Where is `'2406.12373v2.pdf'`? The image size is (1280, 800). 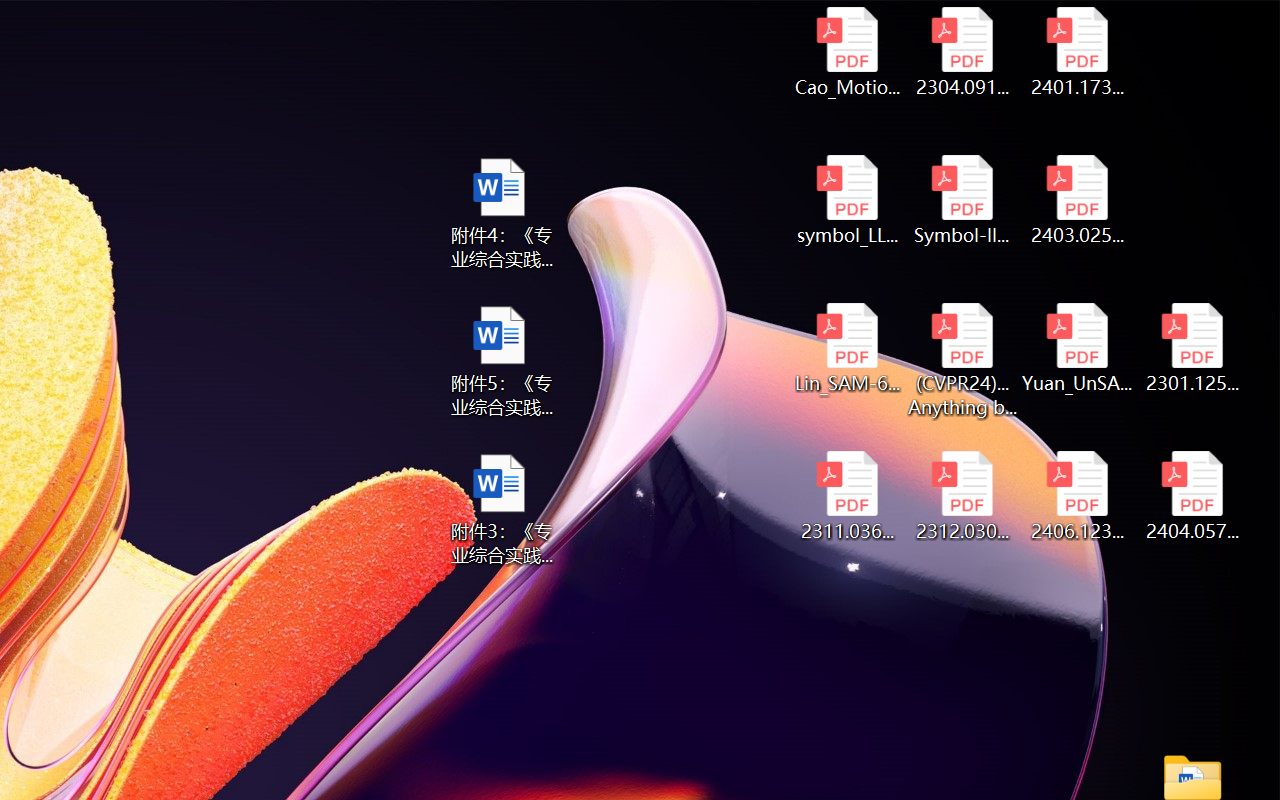
'2406.12373v2.pdf' is located at coordinates (1076, 496).